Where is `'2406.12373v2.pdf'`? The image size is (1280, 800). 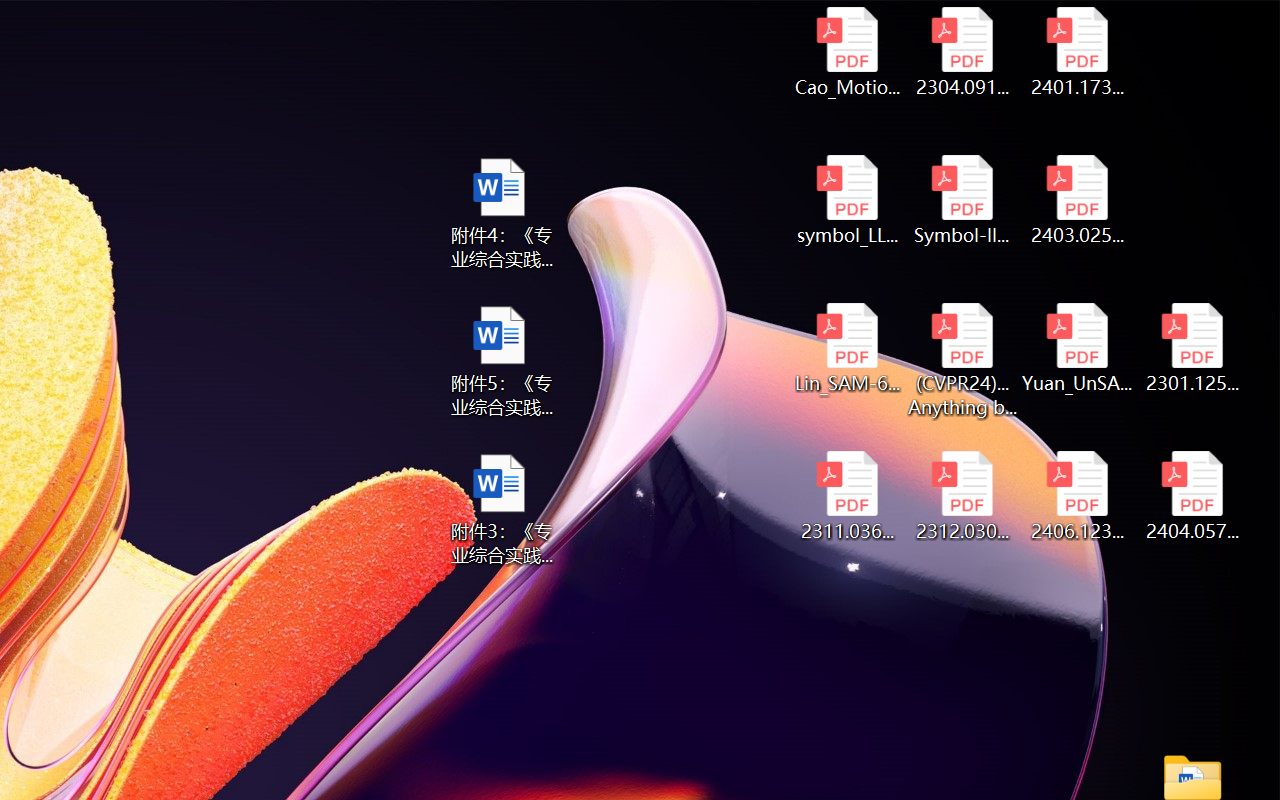
'2406.12373v2.pdf' is located at coordinates (1076, 496).